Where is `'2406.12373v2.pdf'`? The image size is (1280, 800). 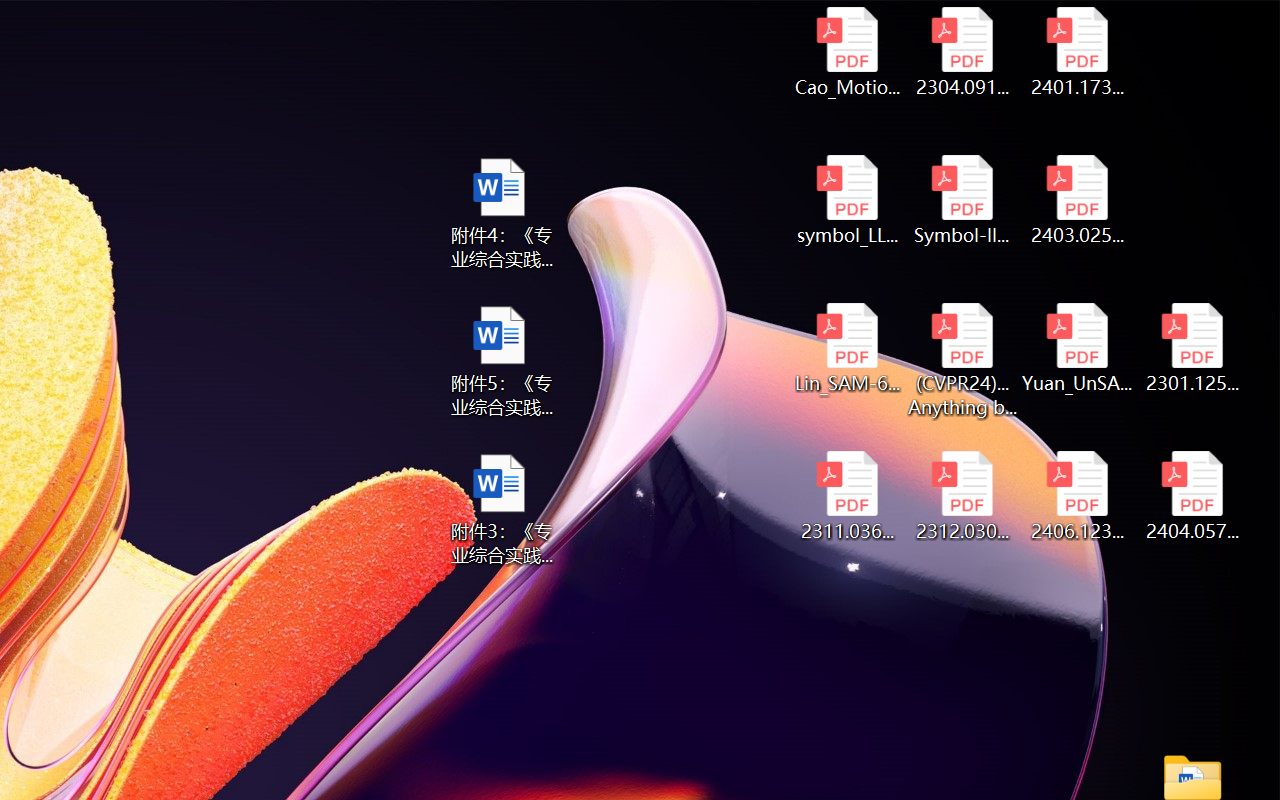
'2406.12373v2.pdf' is located at coordinates (1076, 496).